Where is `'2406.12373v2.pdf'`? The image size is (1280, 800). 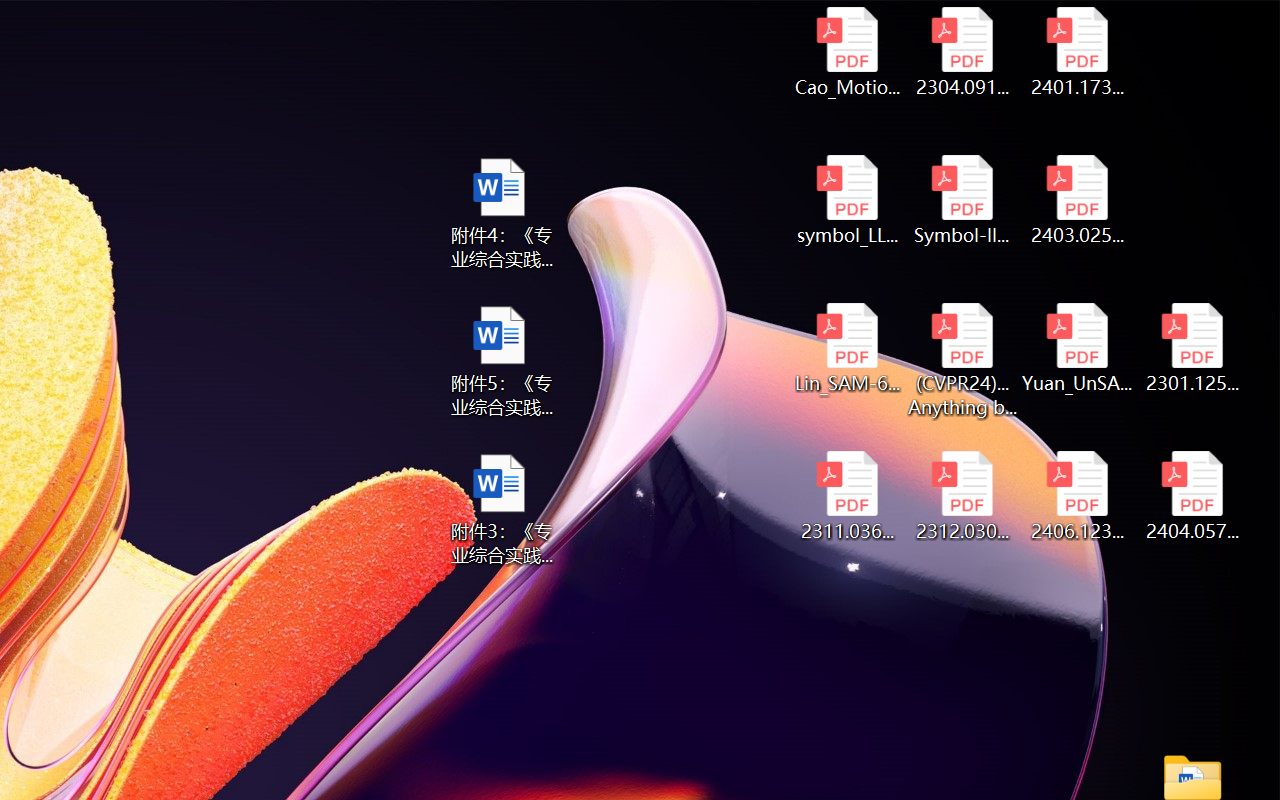
'2406.12373v2.pdf' is located at coordinates (1076, 496).